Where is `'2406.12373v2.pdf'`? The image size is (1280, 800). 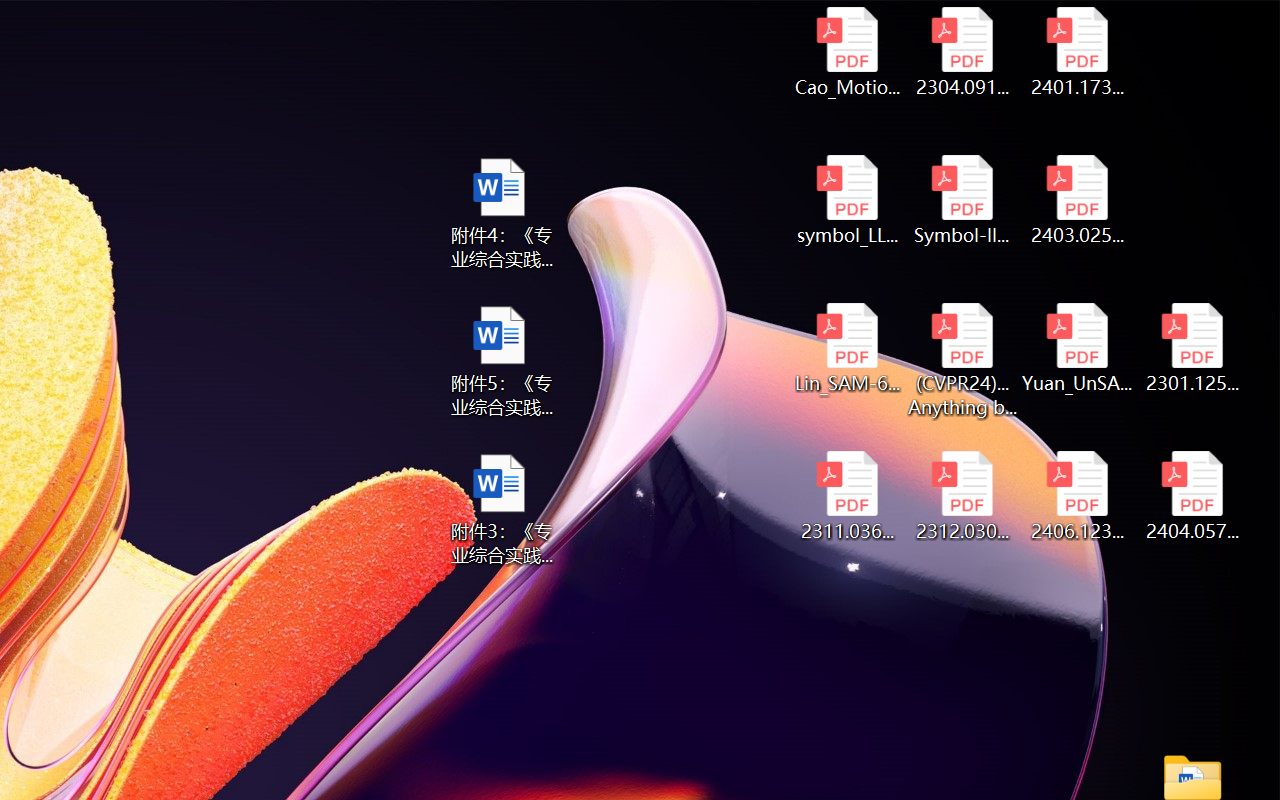
'2406.12373v2.pdf' is located at coordinates (1076, 496).